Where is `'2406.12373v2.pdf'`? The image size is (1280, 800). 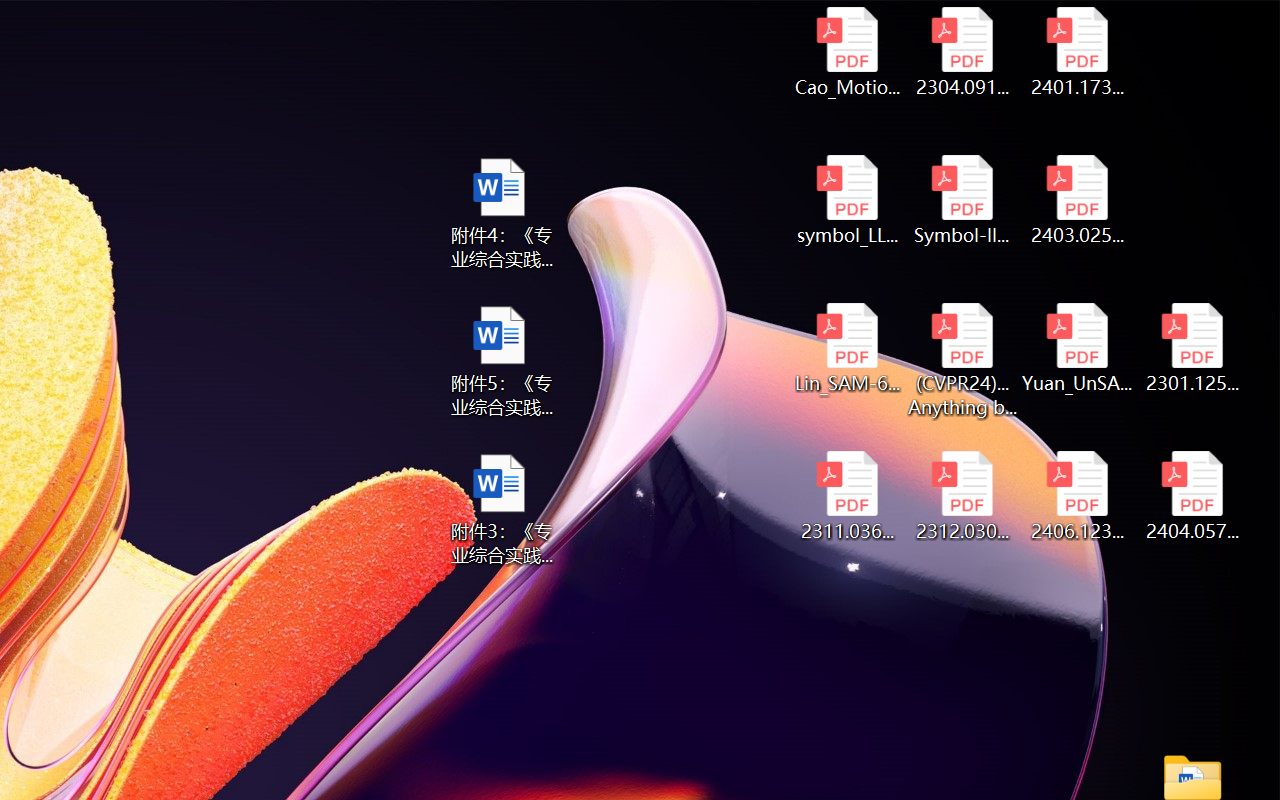
'2406.12373v2.pdf' is located at coordinates (1076, 496).